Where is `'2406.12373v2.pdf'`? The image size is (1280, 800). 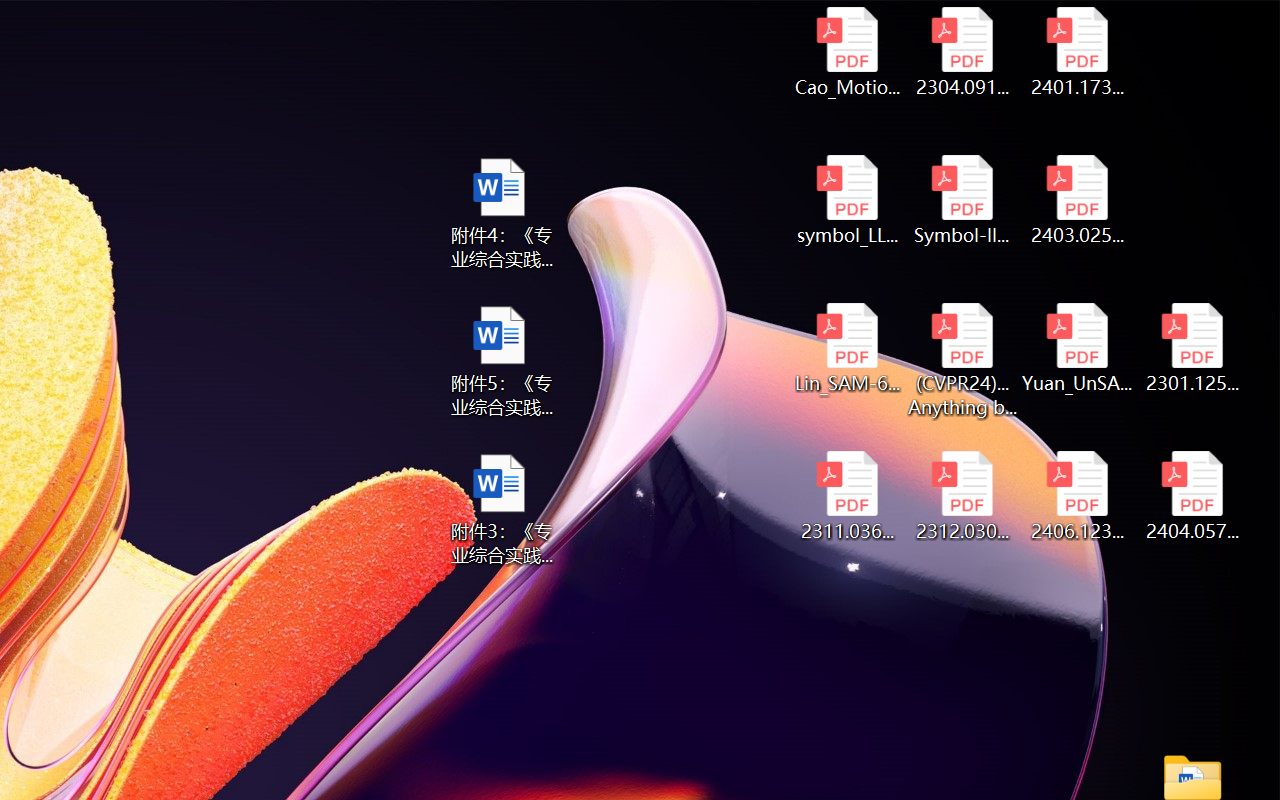
'2406.12373v2.pdf' is located at coordinates (1076, 496).